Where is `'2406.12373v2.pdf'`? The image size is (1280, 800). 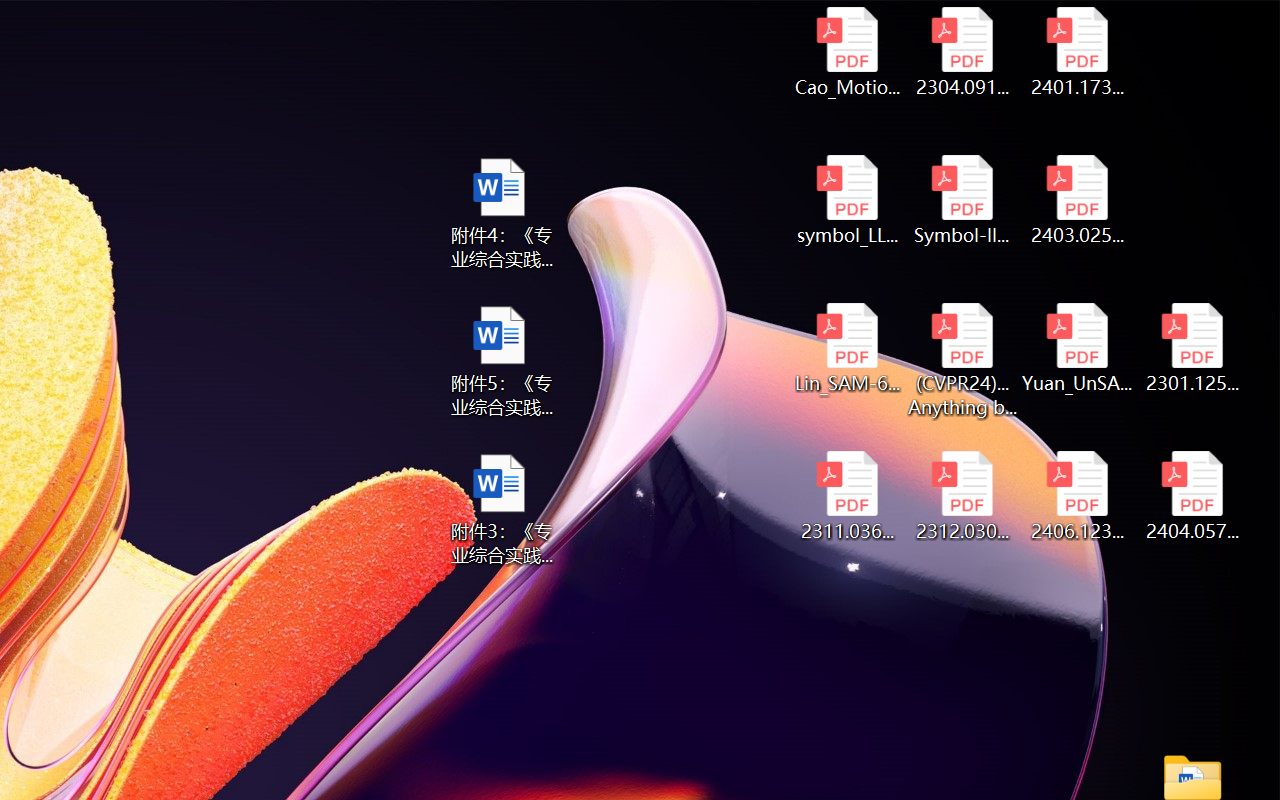
'2406.12373v2.pdf' is located at coordinates (1076, 496).